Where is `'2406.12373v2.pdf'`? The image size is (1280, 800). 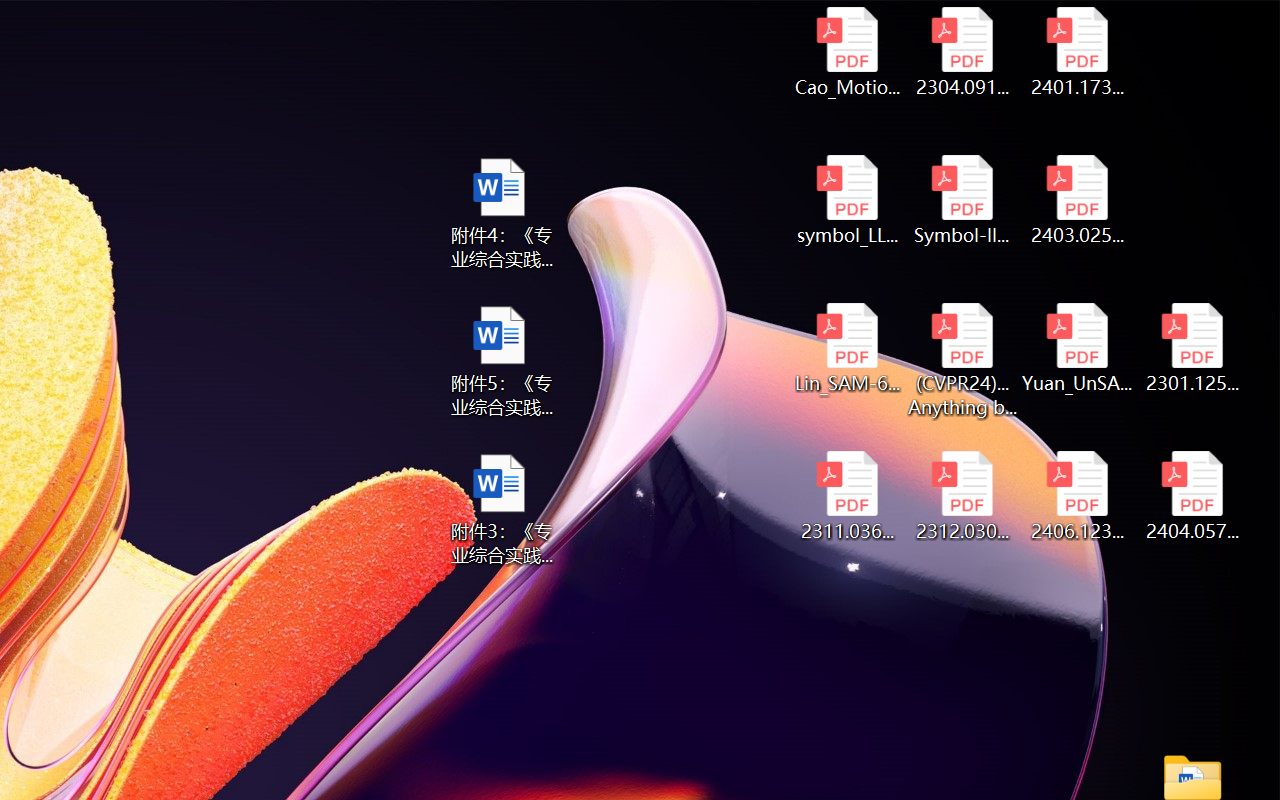
'2406.12373v2.pdf' is located at coordinates (1076, 496).